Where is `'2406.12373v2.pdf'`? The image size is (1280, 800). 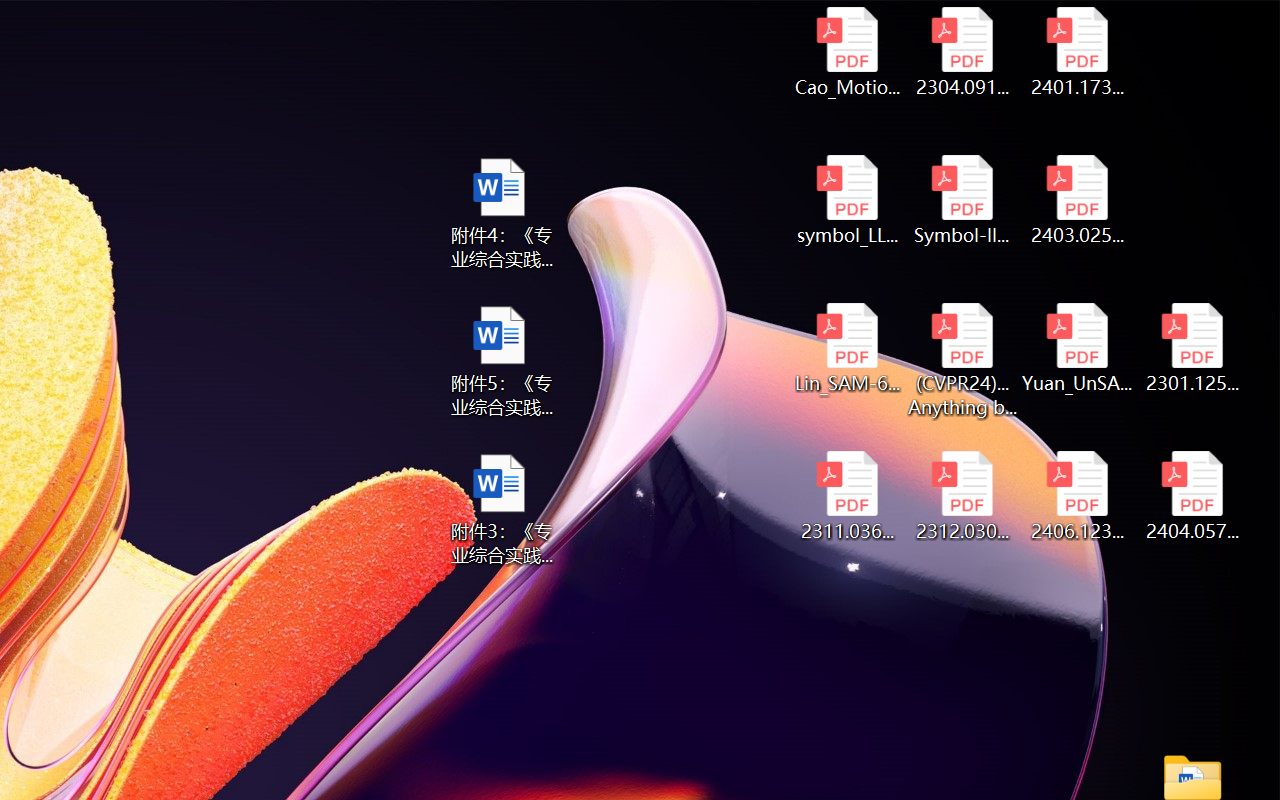
'2406.12373v2.pdf' is located at coordinates (1076, 496).